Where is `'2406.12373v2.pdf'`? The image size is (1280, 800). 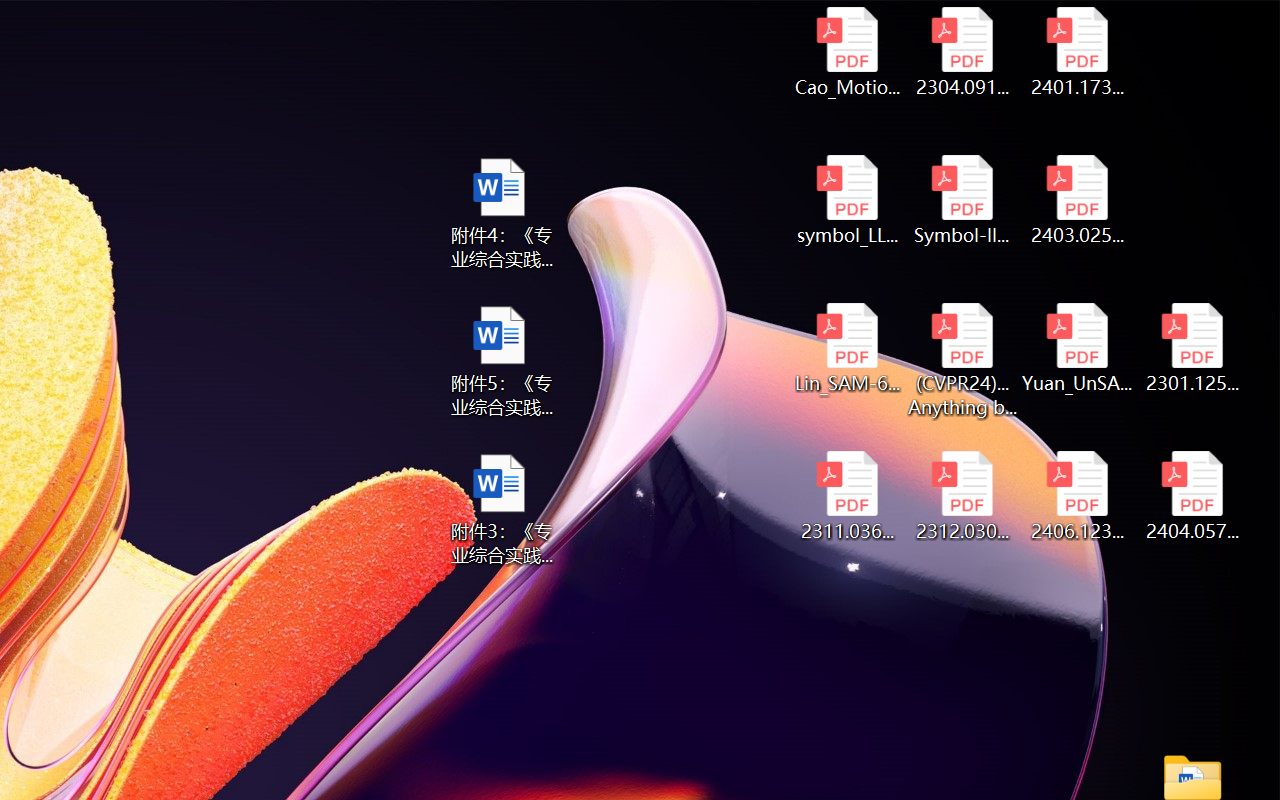
'2406.12373v2.pdf' is located at coordinates (1076, 496).